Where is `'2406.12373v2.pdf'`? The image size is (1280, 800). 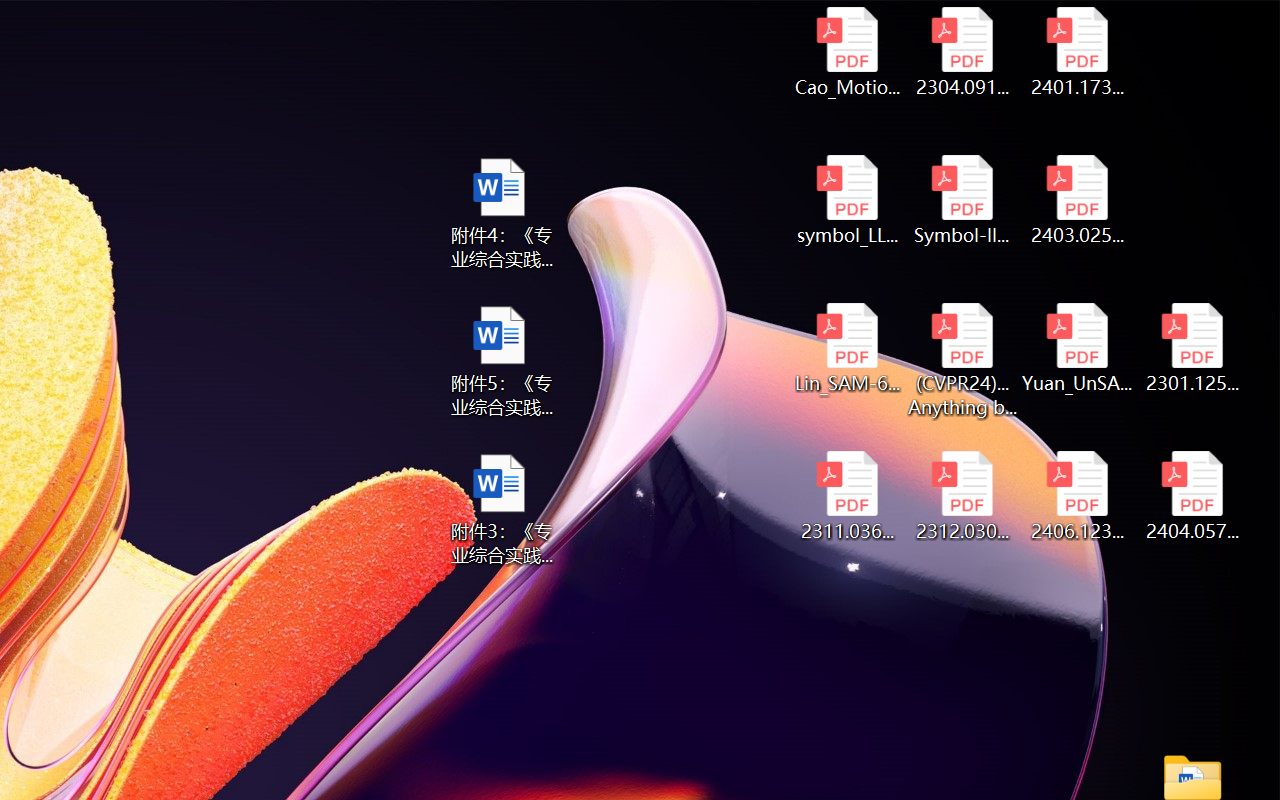
'2406.12373v2.pdf' is located at coordinates (1076, 496).